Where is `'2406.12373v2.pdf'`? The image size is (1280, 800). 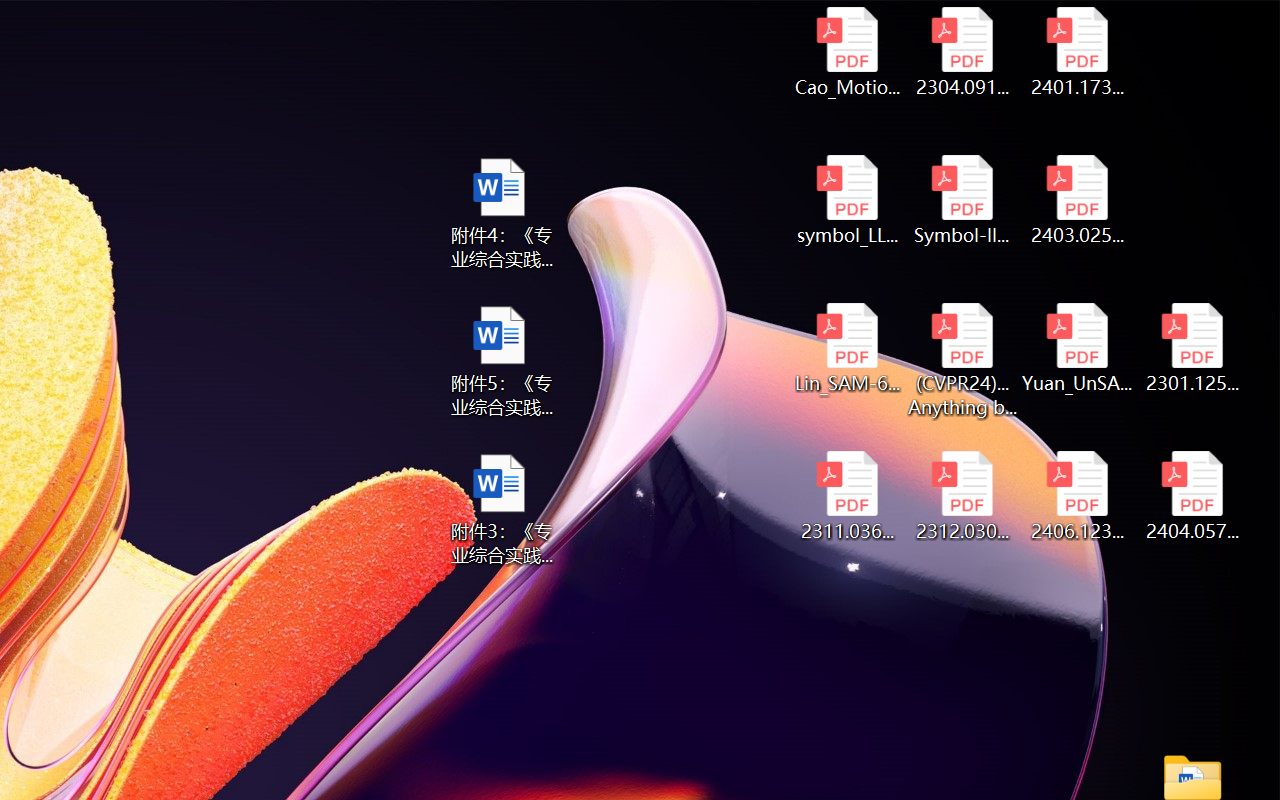
'2406.12373v2.pdf' is located at coordinates (1076, 496).